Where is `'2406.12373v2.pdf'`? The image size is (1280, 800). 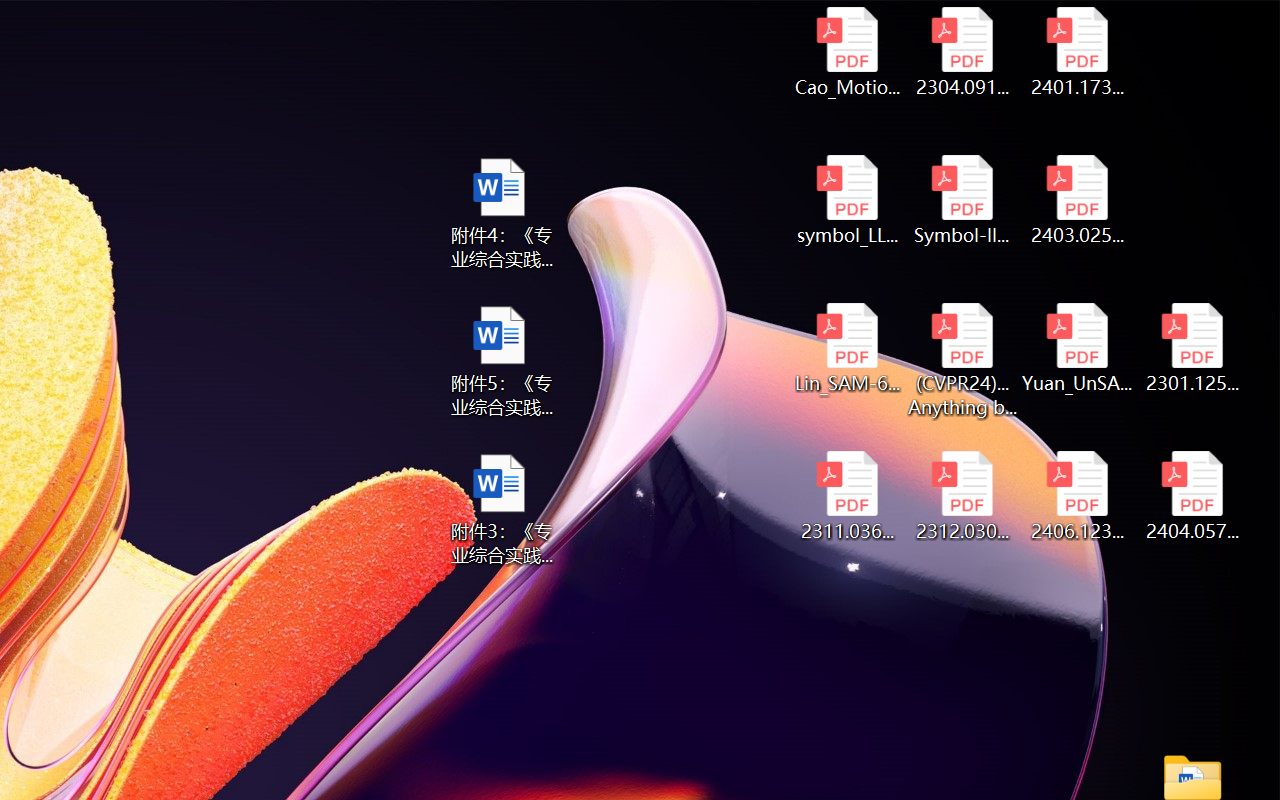
'2406.12373v2.pdf' is located at coordinates (1076, 496).